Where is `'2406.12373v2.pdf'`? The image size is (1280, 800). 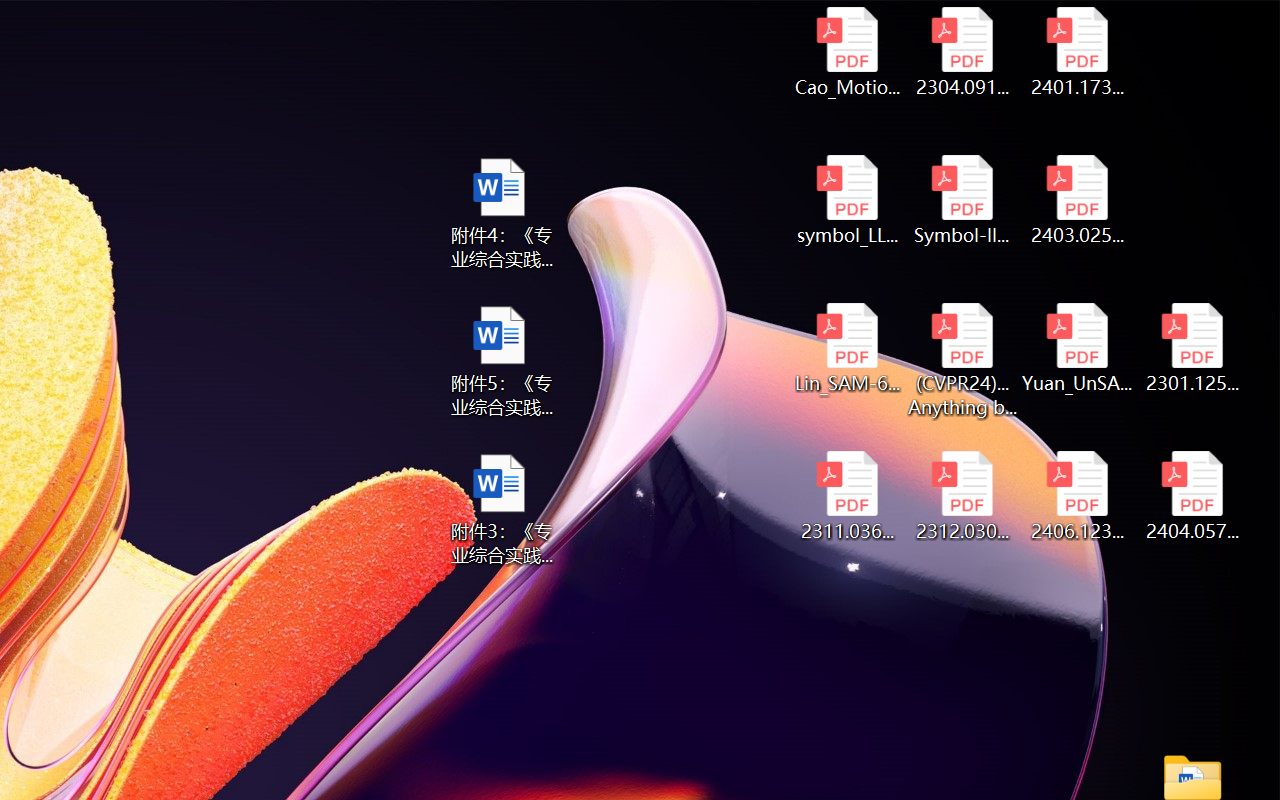
'2406.12373v2.pdf' is located at coordinates (1076, 496).